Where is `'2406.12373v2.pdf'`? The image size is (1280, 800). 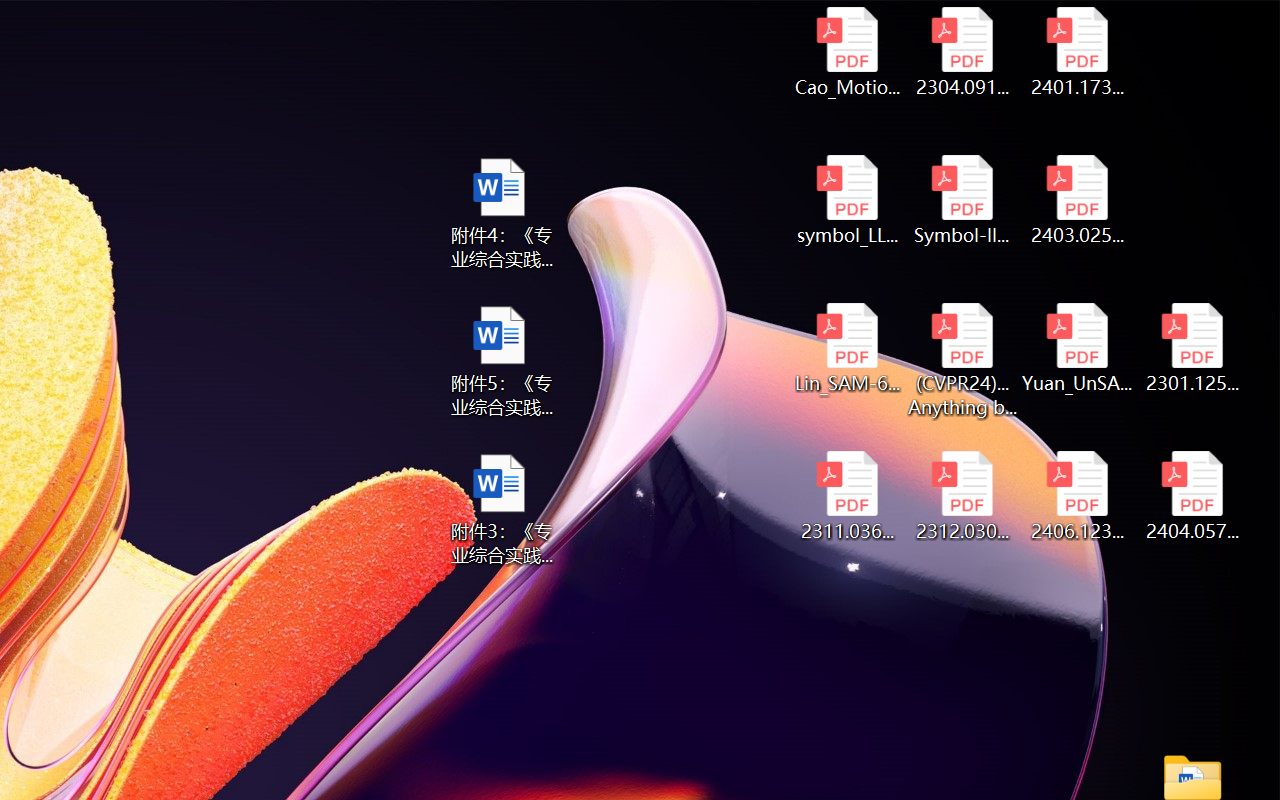
'2406.12373v2.pdf' is located at coordinates (1076, 496).